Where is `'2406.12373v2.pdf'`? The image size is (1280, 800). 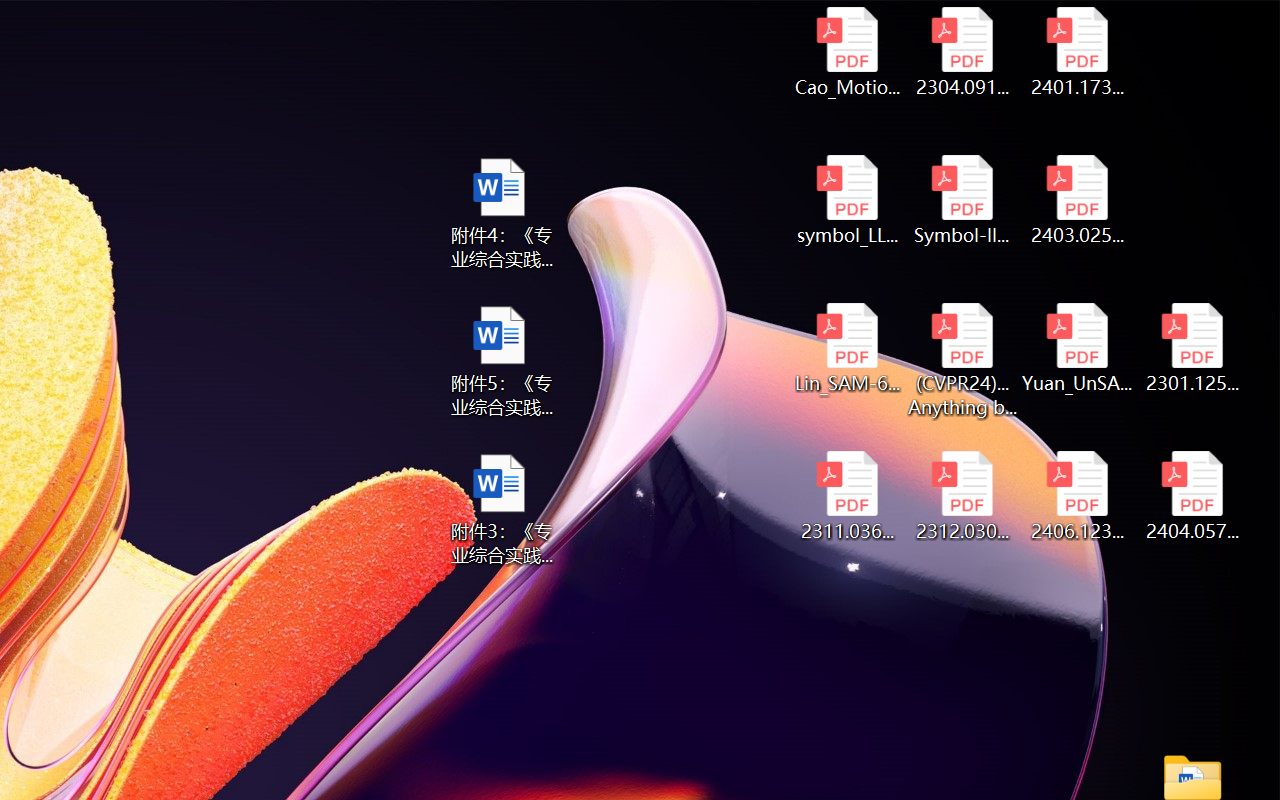
'2406.12373v2.pdf' is located at coordinates (1076, 496).